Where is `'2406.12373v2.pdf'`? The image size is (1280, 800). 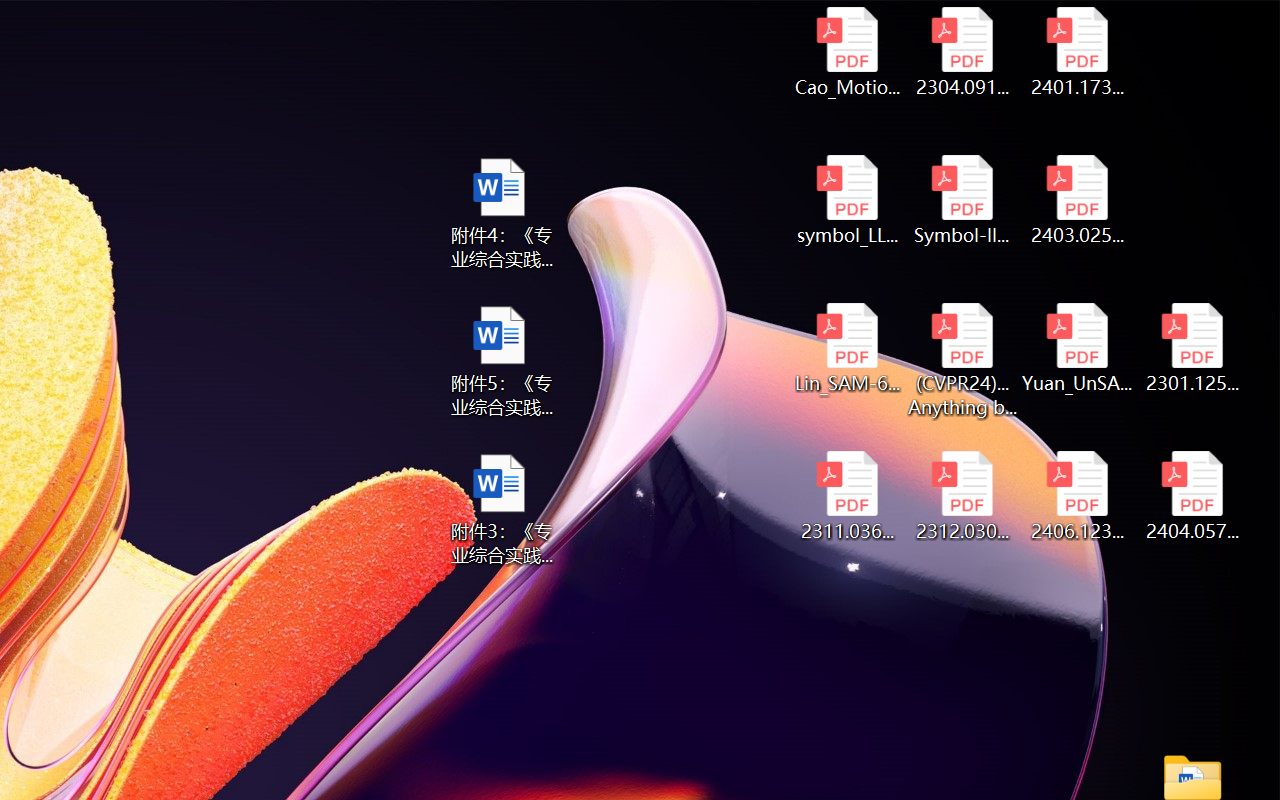
'2406.12373v2.pdf' is located at coordinates (1076, 496).